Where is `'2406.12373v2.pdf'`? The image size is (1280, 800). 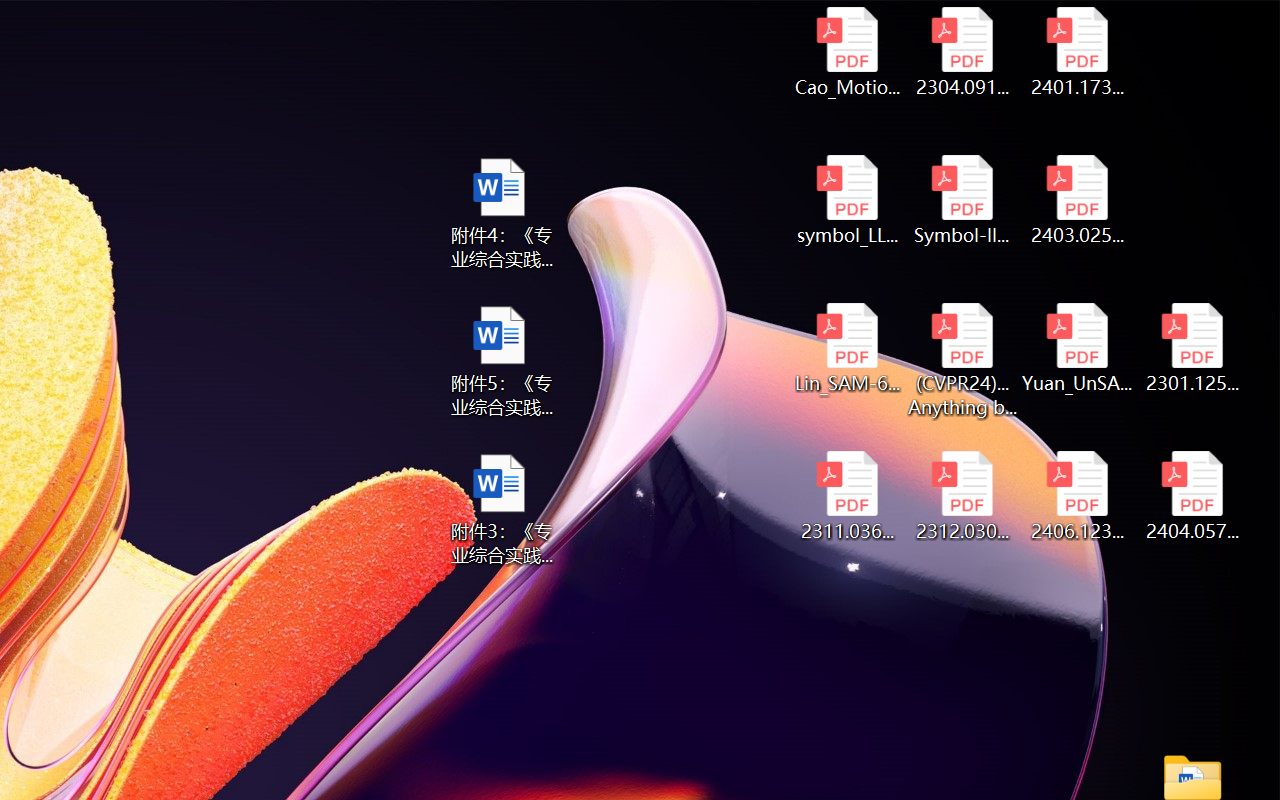
'2406.12373v2.pdf' is located at coordinates (1076, 496).